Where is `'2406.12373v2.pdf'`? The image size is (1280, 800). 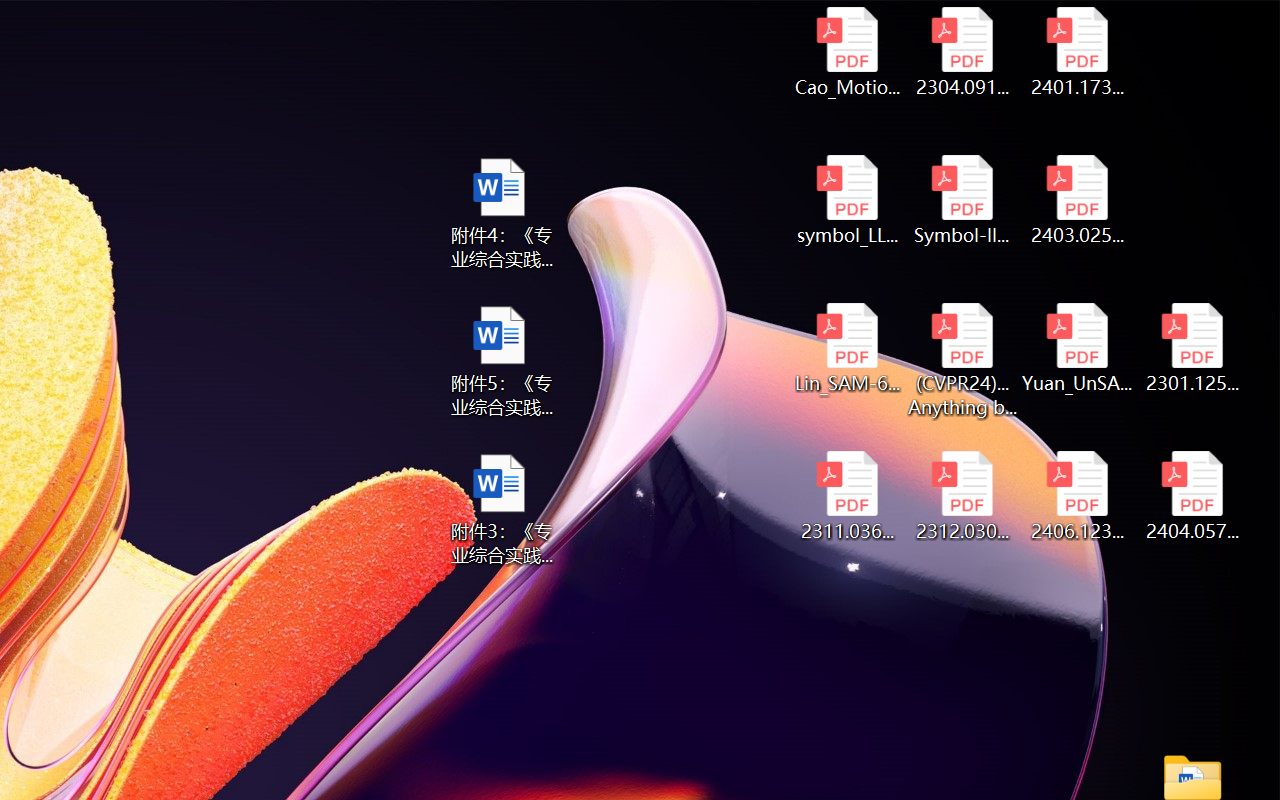
'2406.12373v2.pdf' is located at coordinates (1076, 496).